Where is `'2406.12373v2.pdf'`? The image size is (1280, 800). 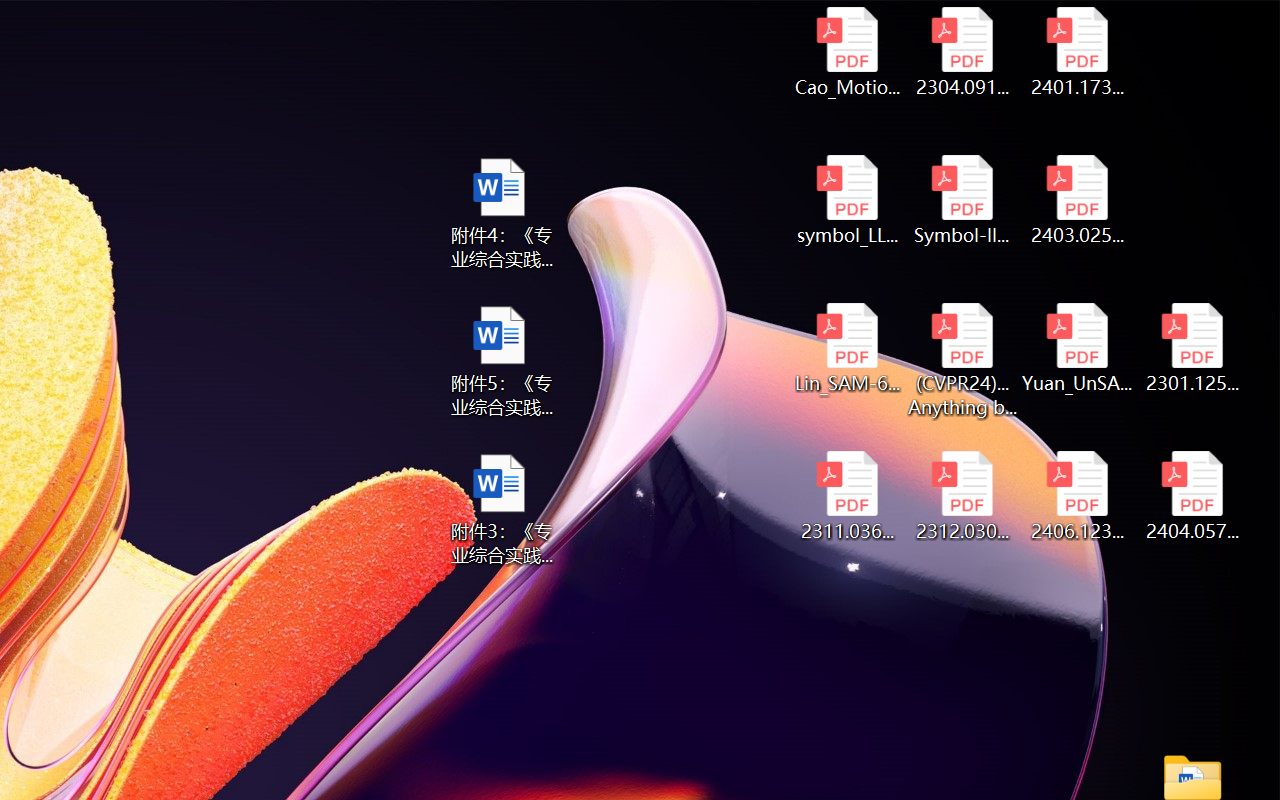
'2406.12373v2.pdf' is located at coordinates (1076, 496).